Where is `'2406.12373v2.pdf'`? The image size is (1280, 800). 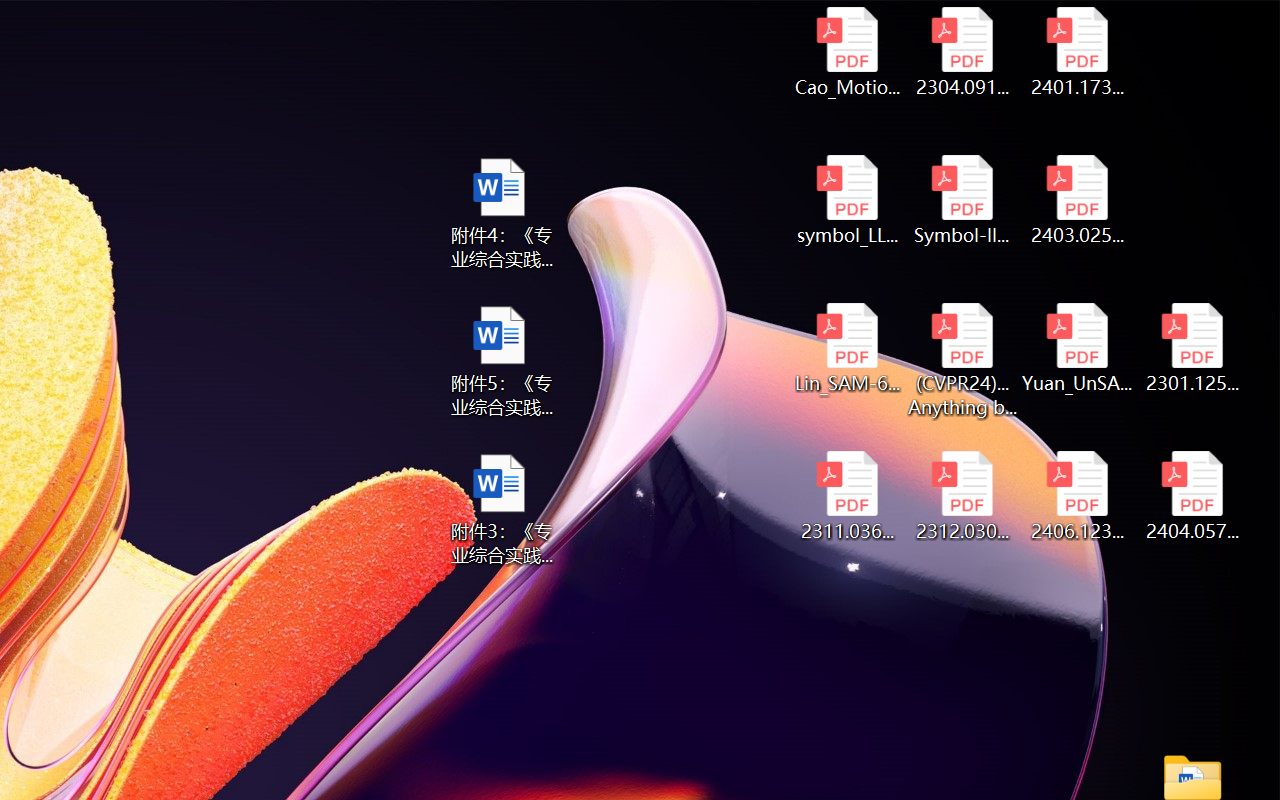
'2406.12373v2.pdf' is located at coordinates (1076, 496).